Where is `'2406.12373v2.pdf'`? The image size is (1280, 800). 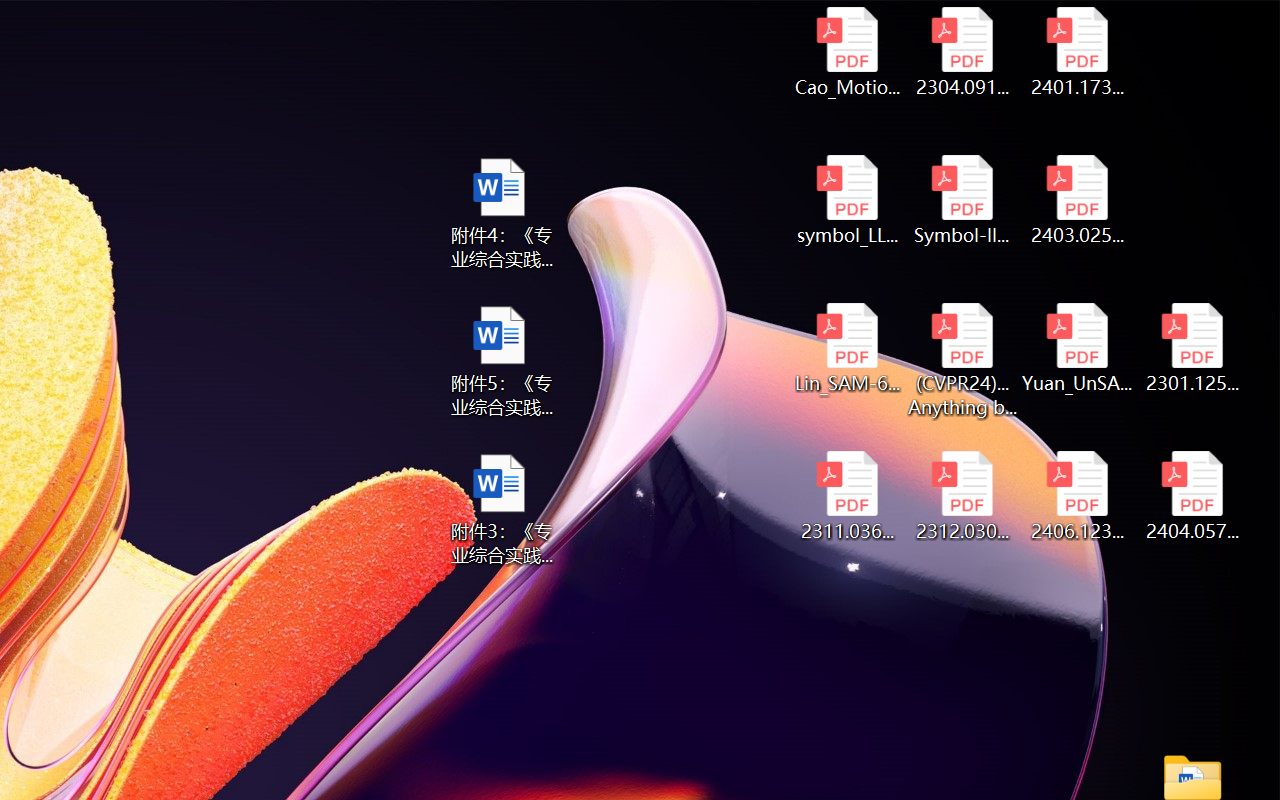
'2406.12373v2.pdf' is located at coordinates (1076, 496).